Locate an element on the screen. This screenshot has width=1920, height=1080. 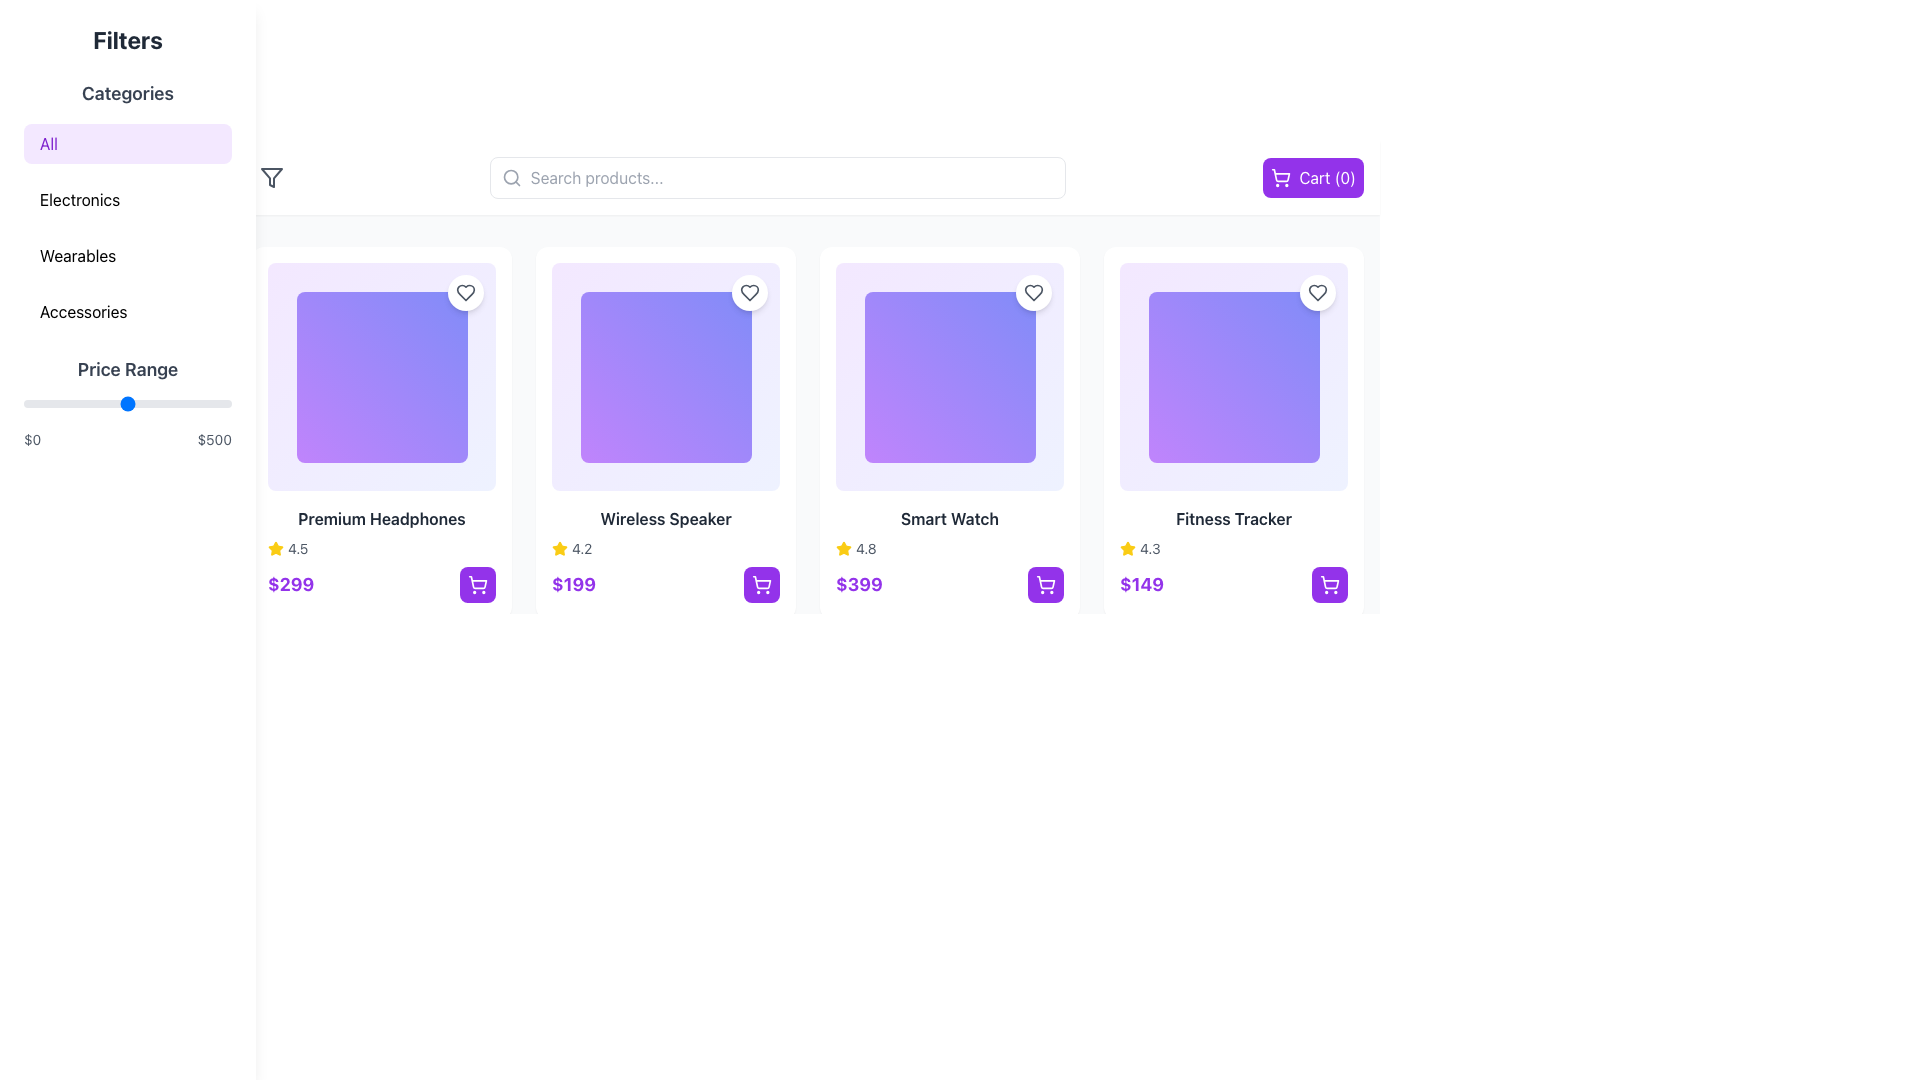
the circular button with a heart-shaped icon in the top-right corner of the 'Wireless Speaker' product card is located at coordinates (748, 293).